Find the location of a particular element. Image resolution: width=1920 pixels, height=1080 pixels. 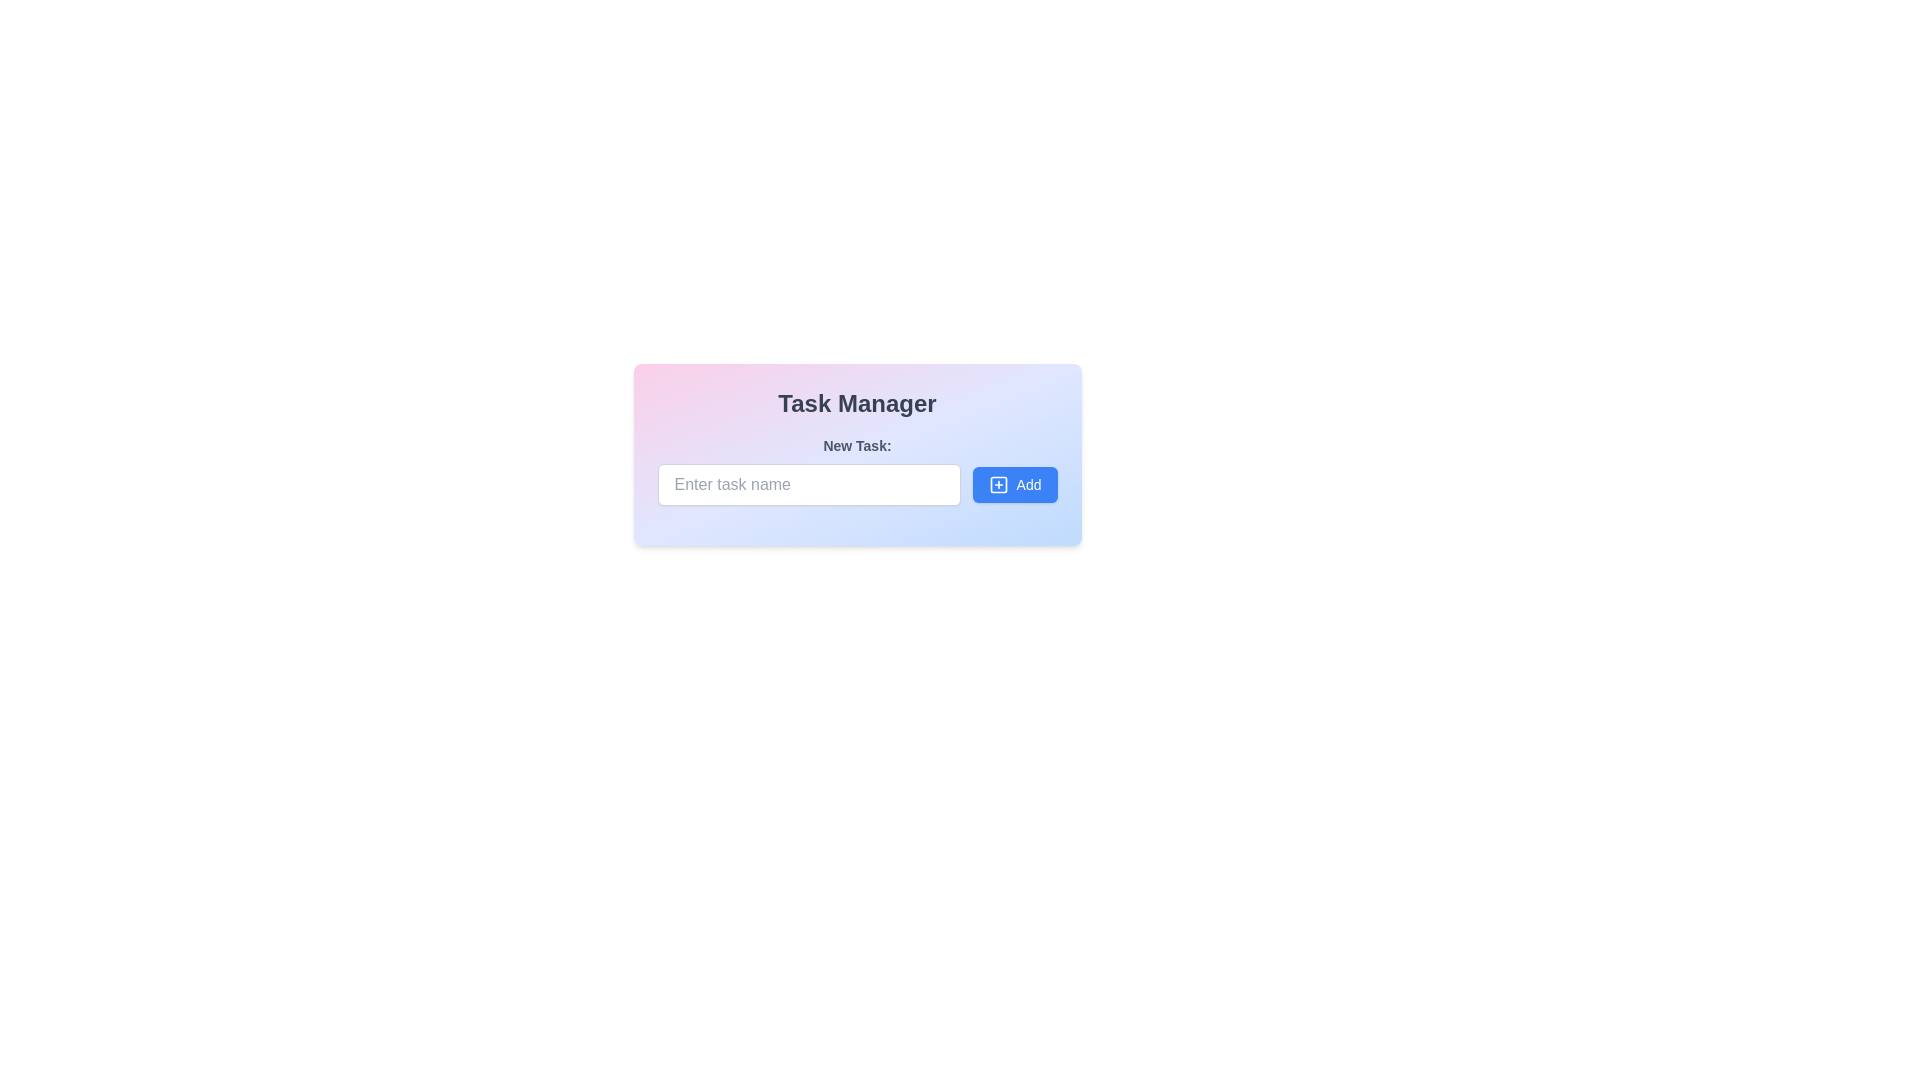

the '+' icon within the 'Add' button is located at coordinates (998, 485).